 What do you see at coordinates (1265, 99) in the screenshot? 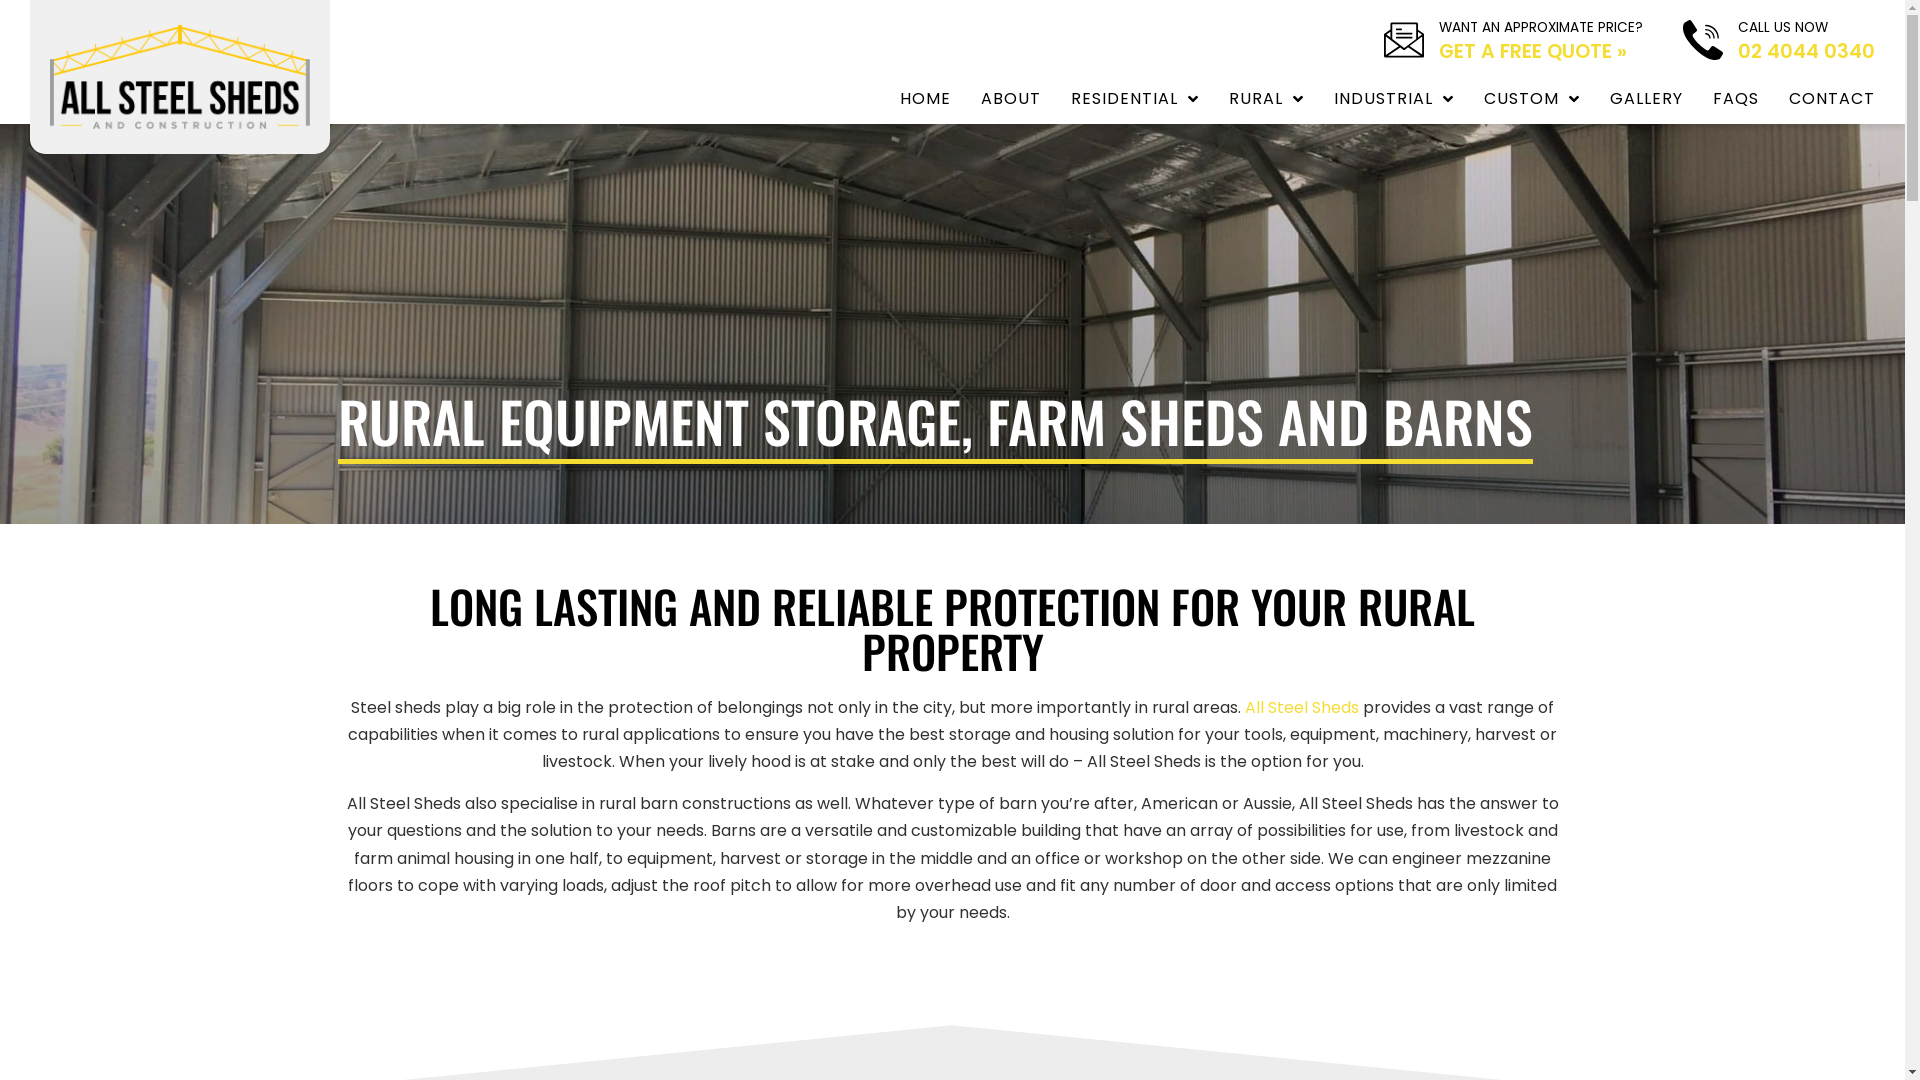
I see `'RURAL'` at bounding box center [1265, 99].